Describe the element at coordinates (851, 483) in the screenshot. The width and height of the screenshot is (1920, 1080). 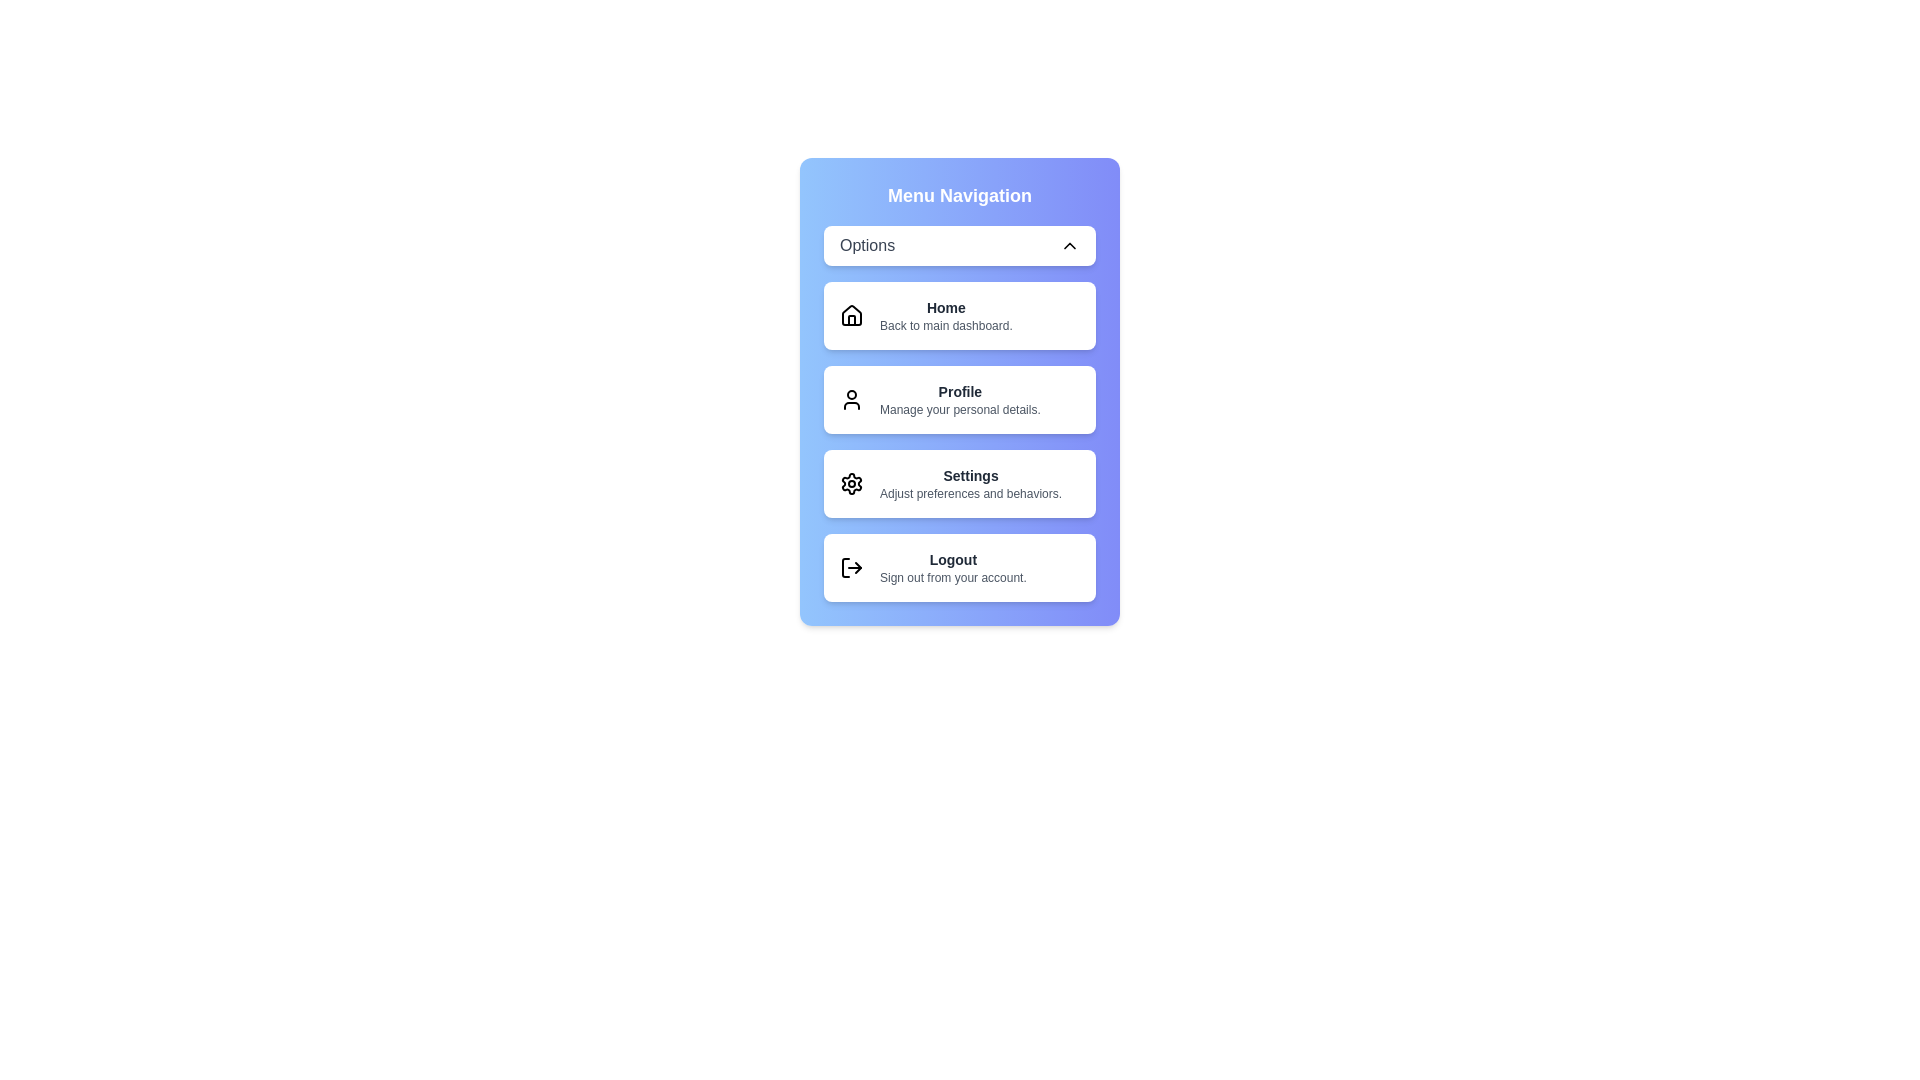
I see `the icon corresponding to the menu item Settings` at that location.